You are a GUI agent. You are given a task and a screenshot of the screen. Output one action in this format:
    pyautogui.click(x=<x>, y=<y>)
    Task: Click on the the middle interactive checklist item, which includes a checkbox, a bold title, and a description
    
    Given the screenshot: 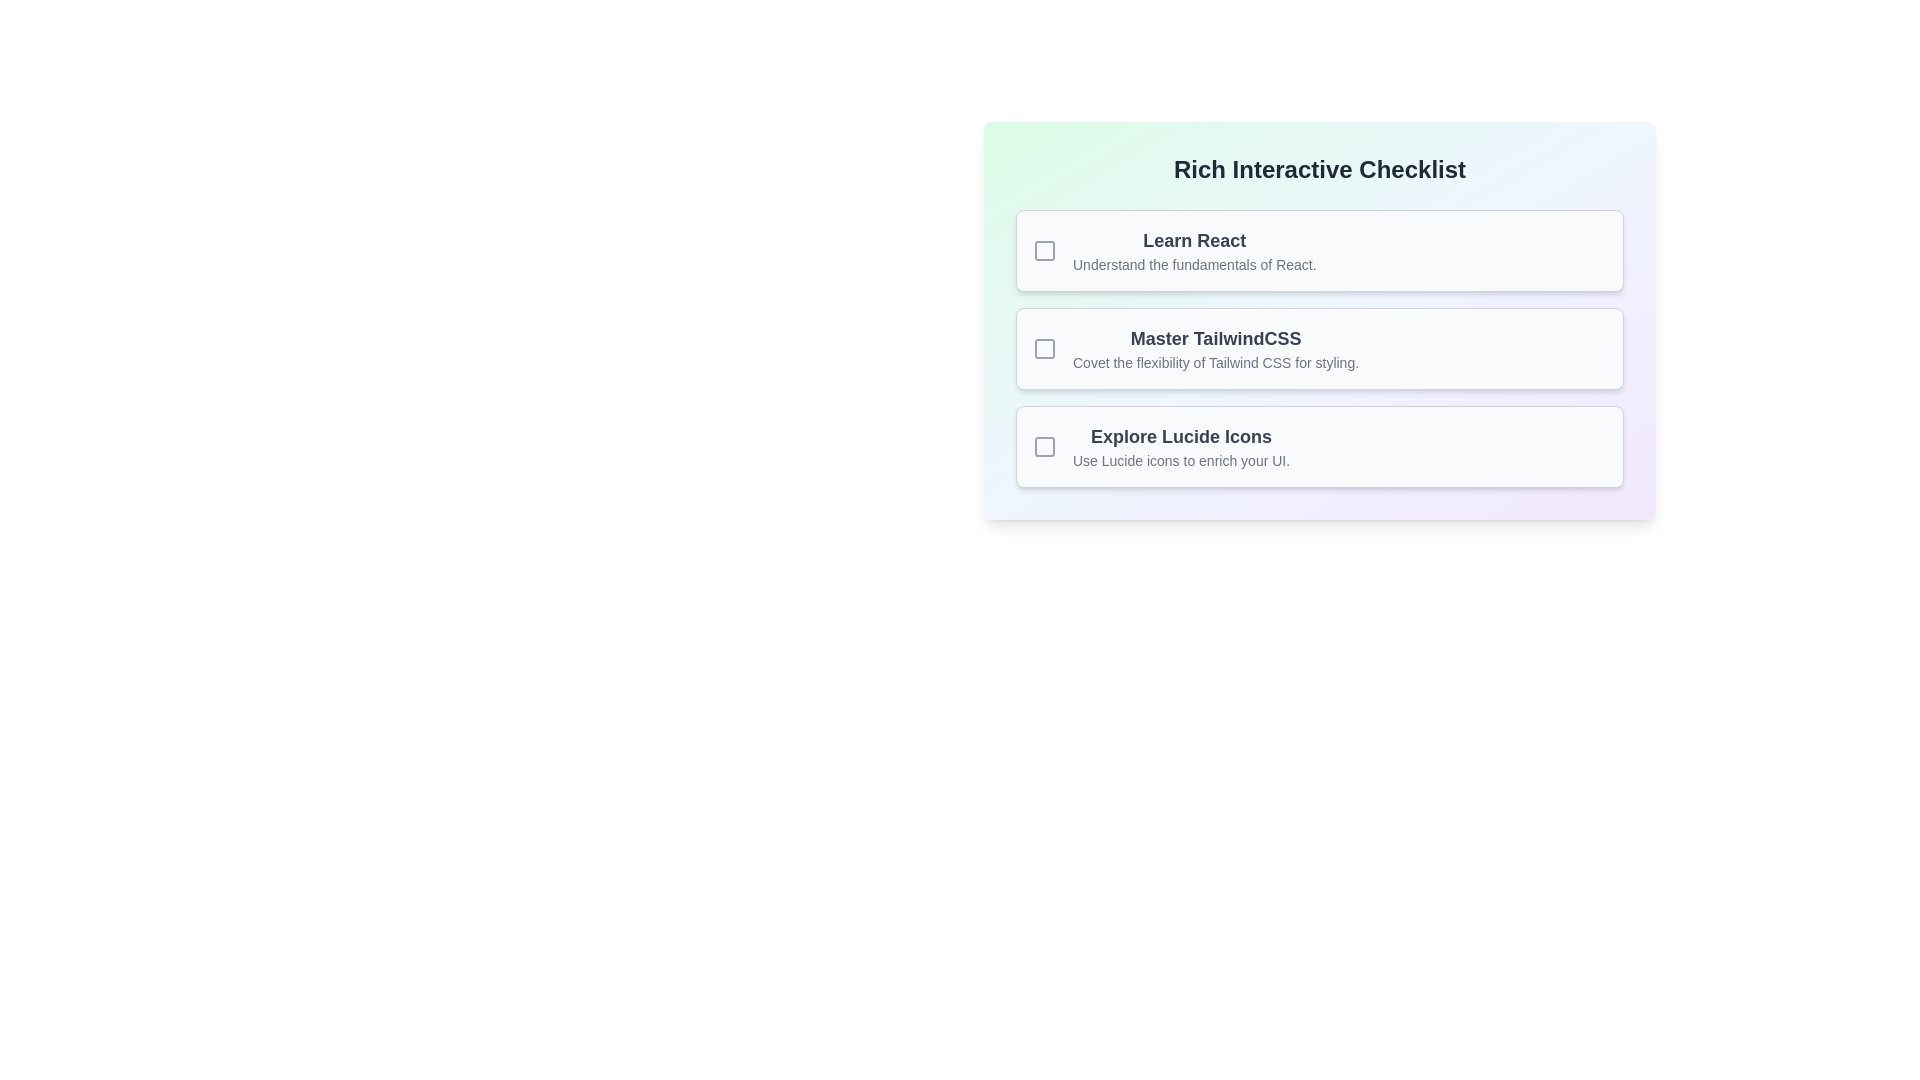 What is the action you would take?
    pyautogui.click(x=1320, y=347)
    